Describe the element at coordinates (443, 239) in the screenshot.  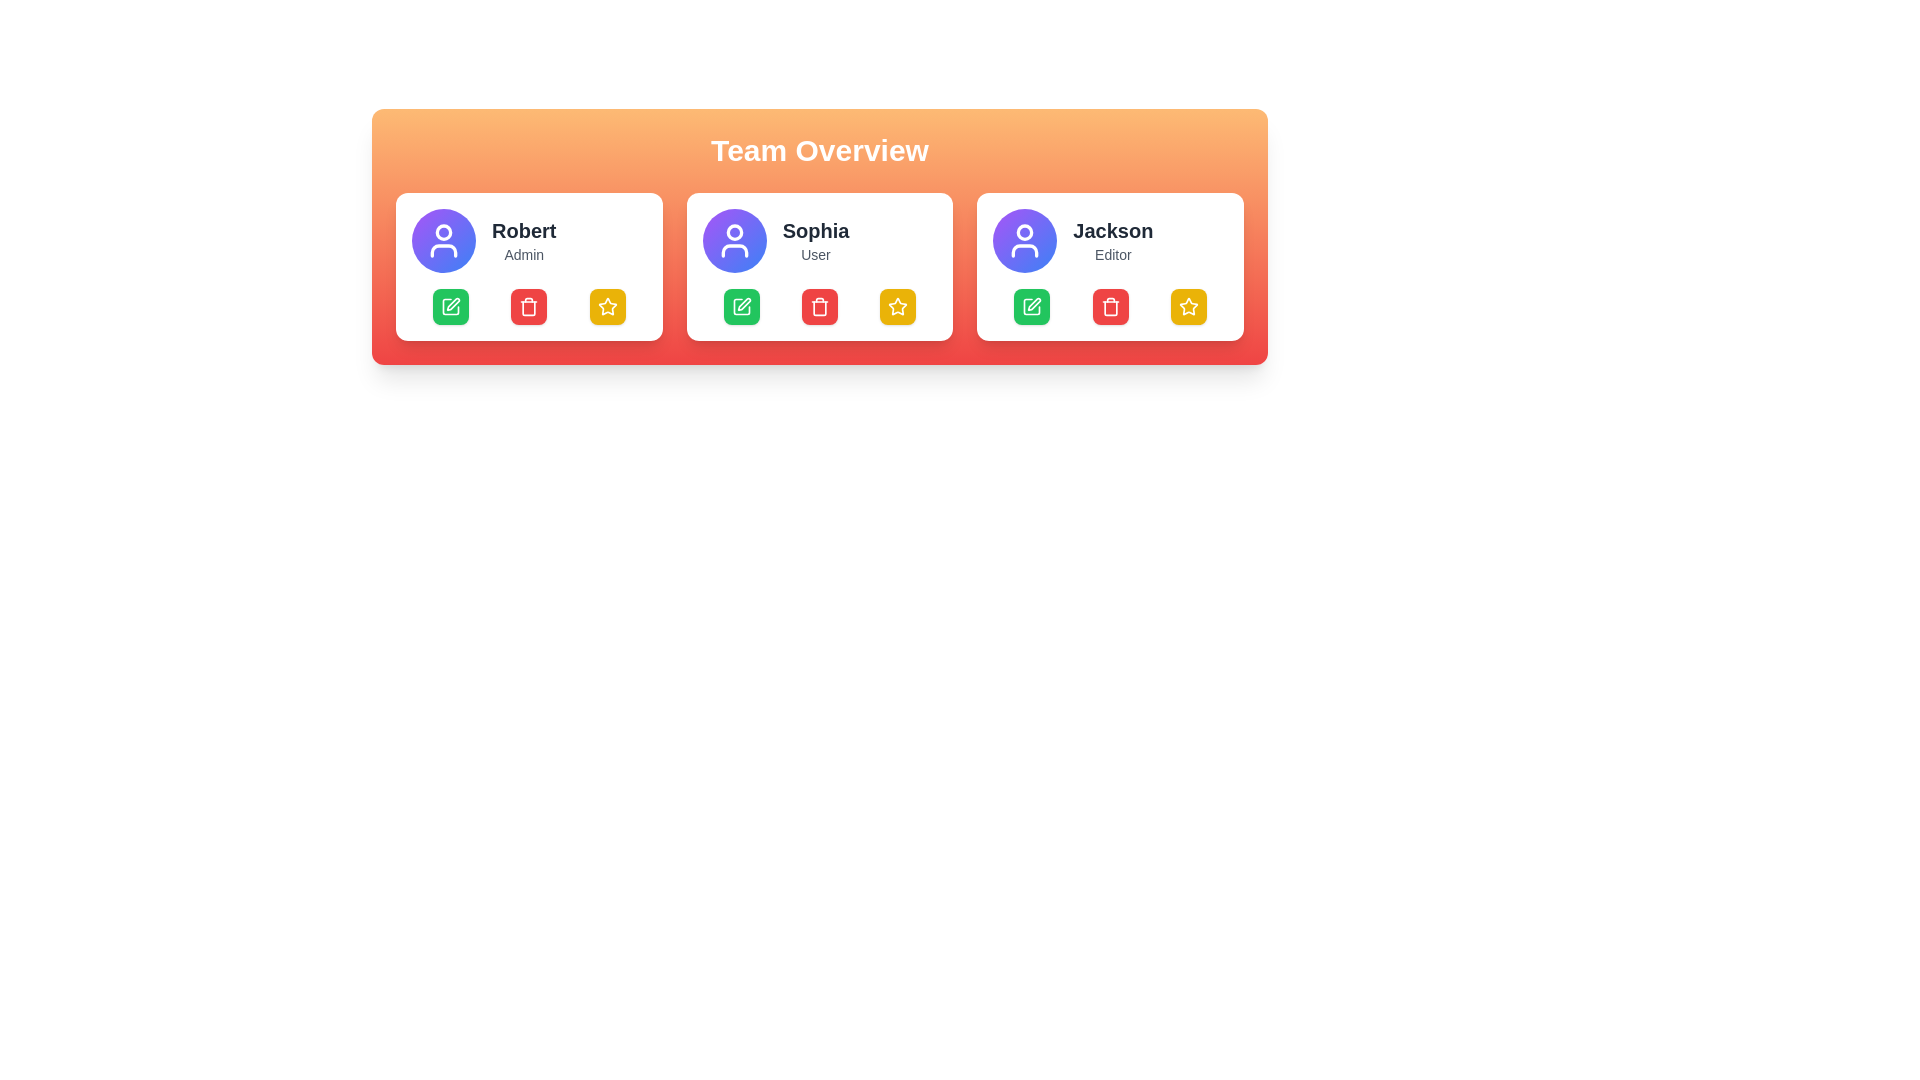
I see `the profile picture of user 'Robert' in the 'Team Overview' section` at that location.